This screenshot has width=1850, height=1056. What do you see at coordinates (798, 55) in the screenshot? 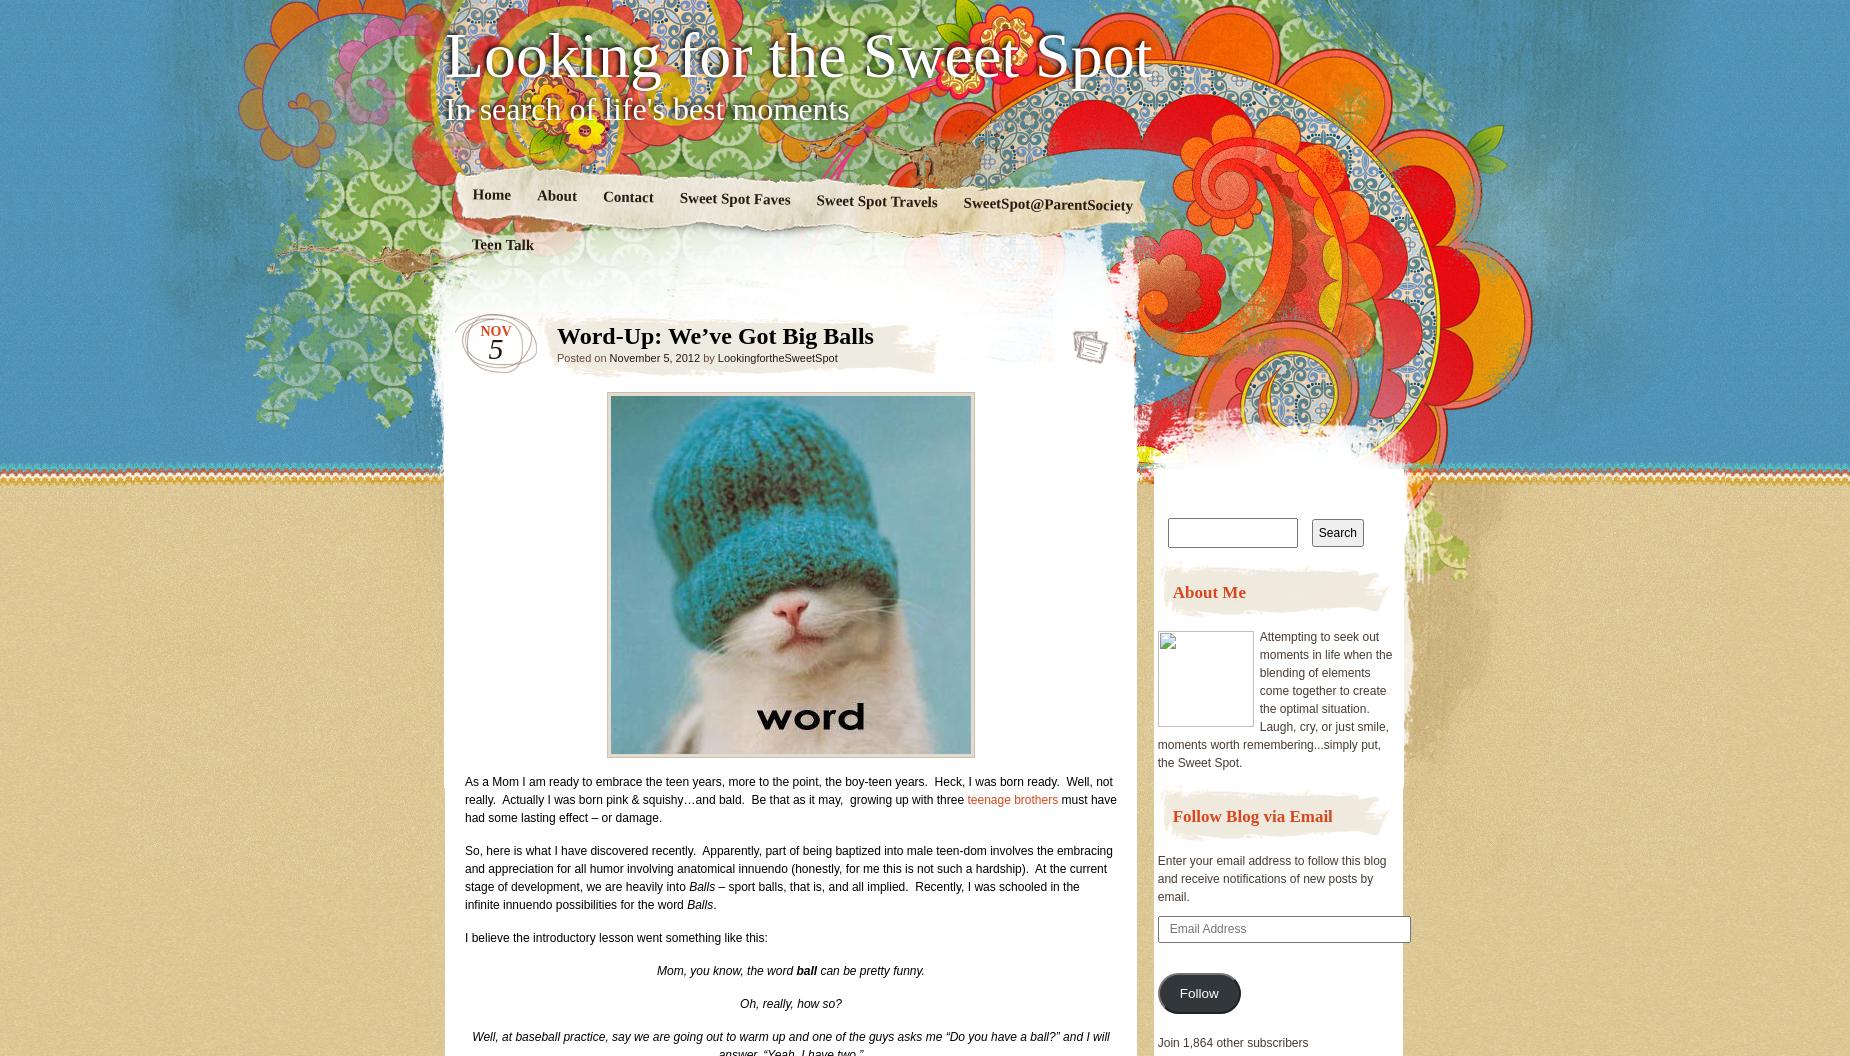
I see `'Looking for the Sweet Spot'` at bounding box center [798, 55].